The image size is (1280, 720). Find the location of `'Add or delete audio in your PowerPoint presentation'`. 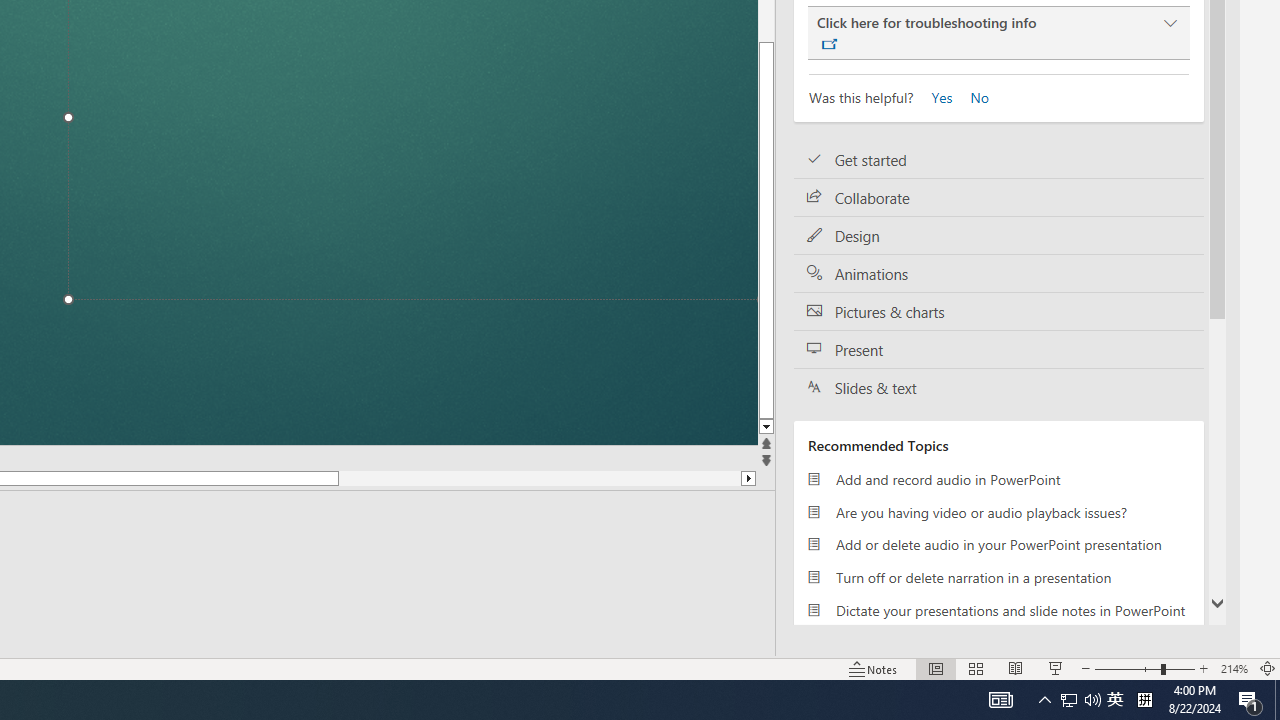

'Add or delete audio in your PowerPoint presentation' is located at coordinates (999, 545).